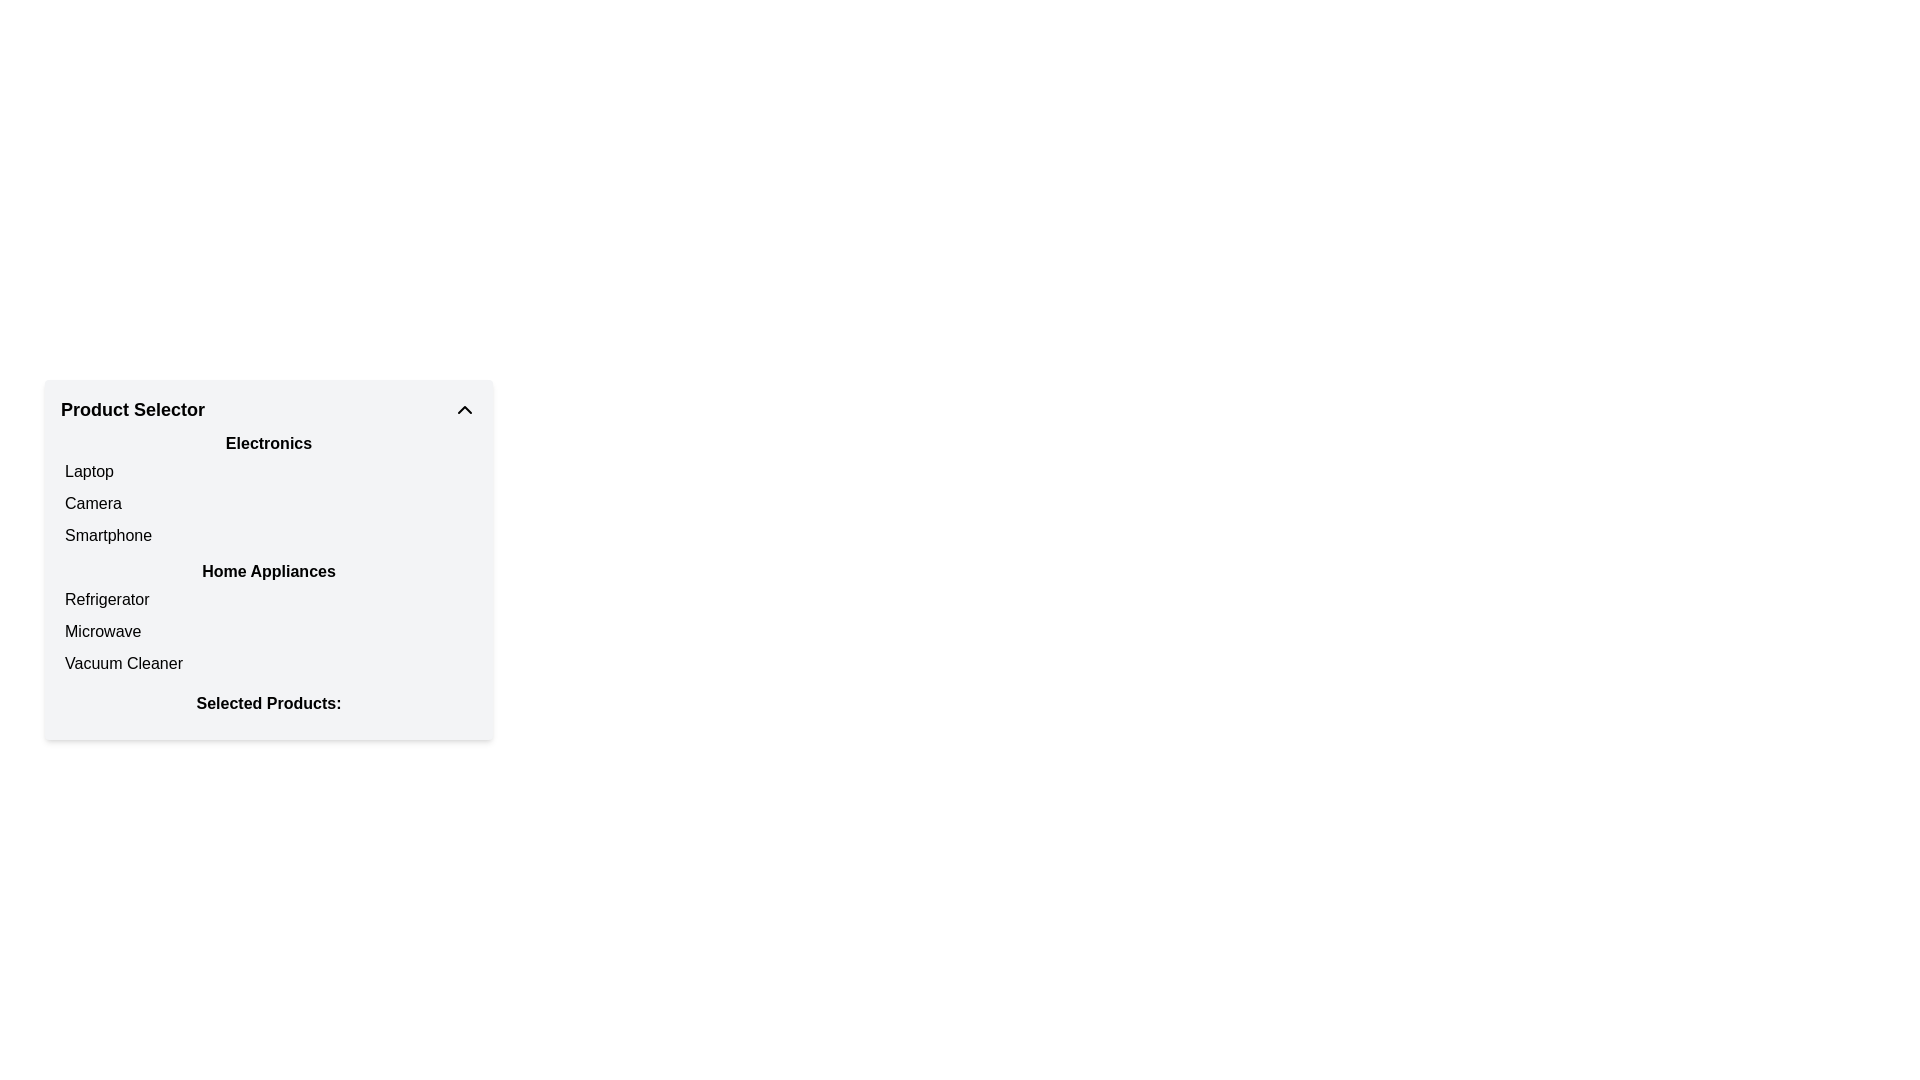 This screenshot has height=1080, width=1920. I want to click on the heading text label located at the bottom of the card layout that lists selected products under 'Electronics' and 'Home Appliances', so click(267, 707).